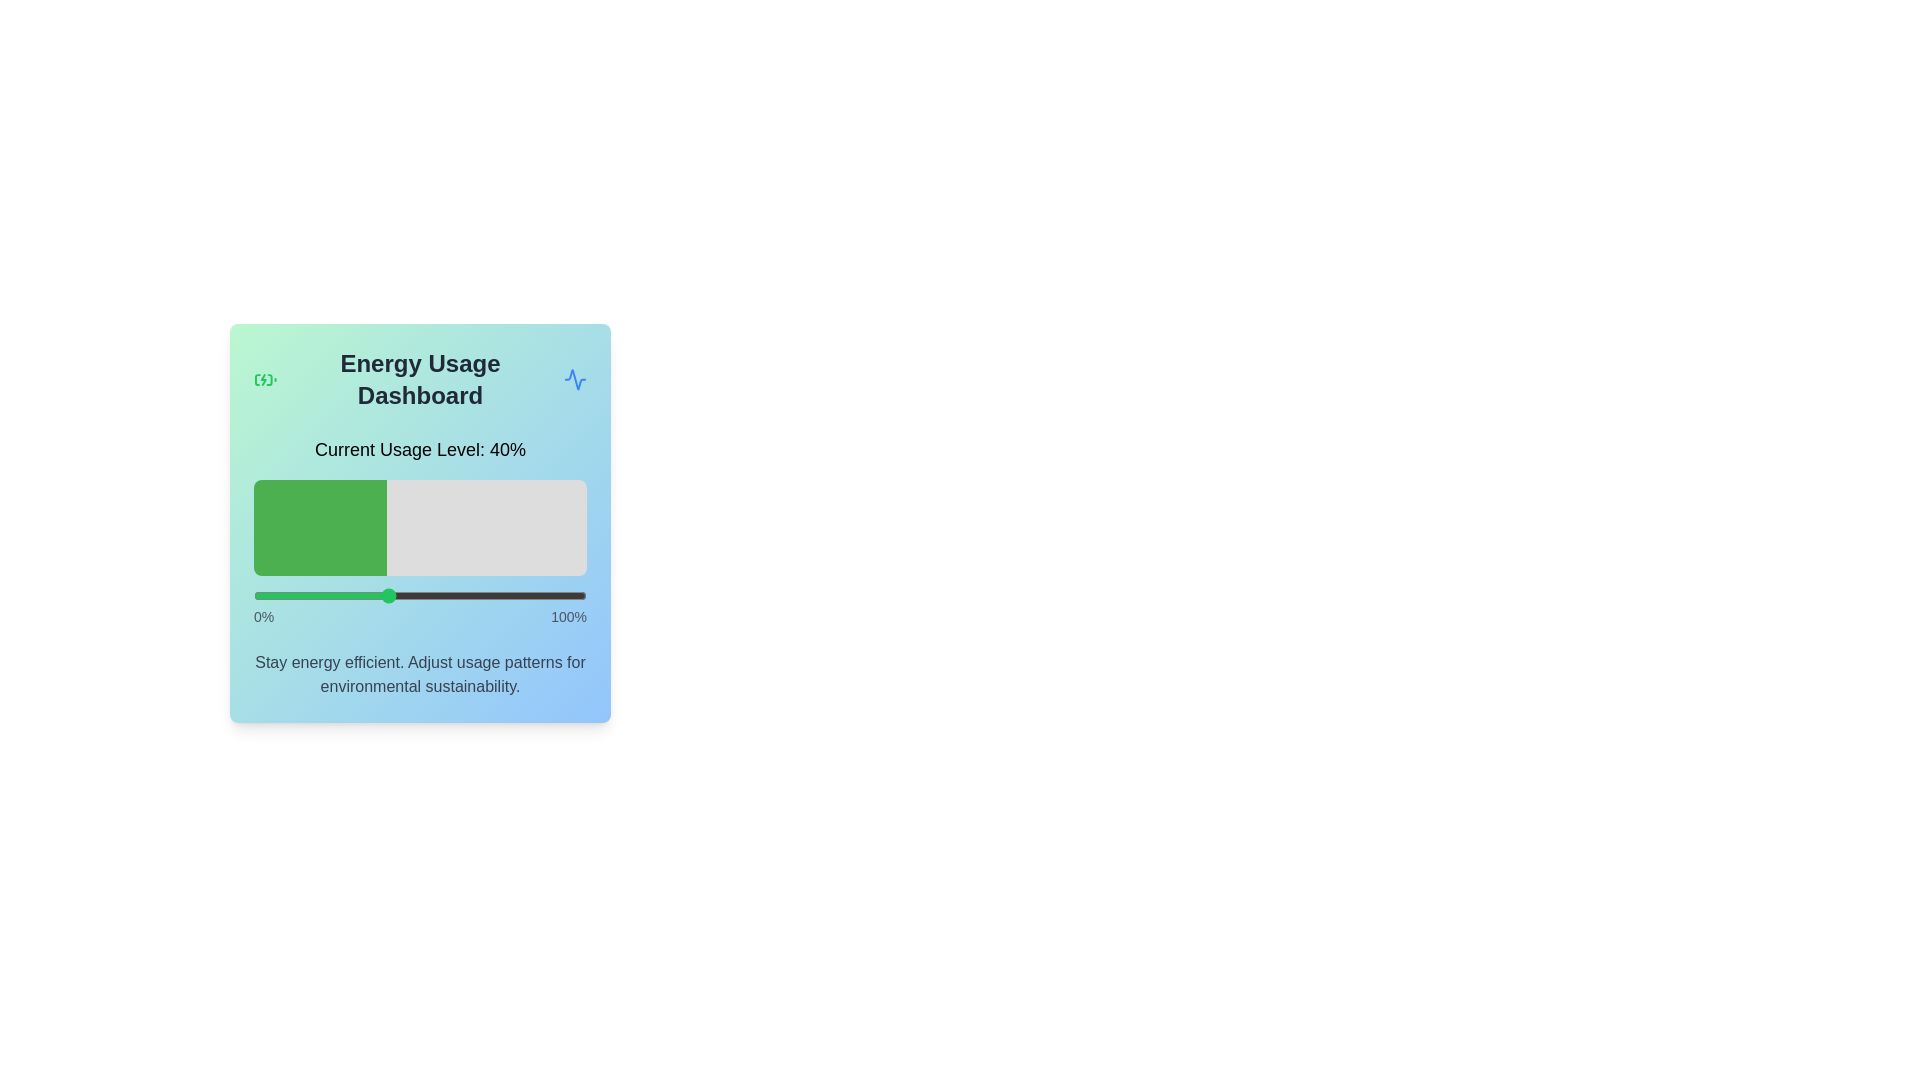 The width and height of the screenshot is (1920, 1080). I want to click on the energy usage level to 40% by dragging the slider, so click(387, 595).